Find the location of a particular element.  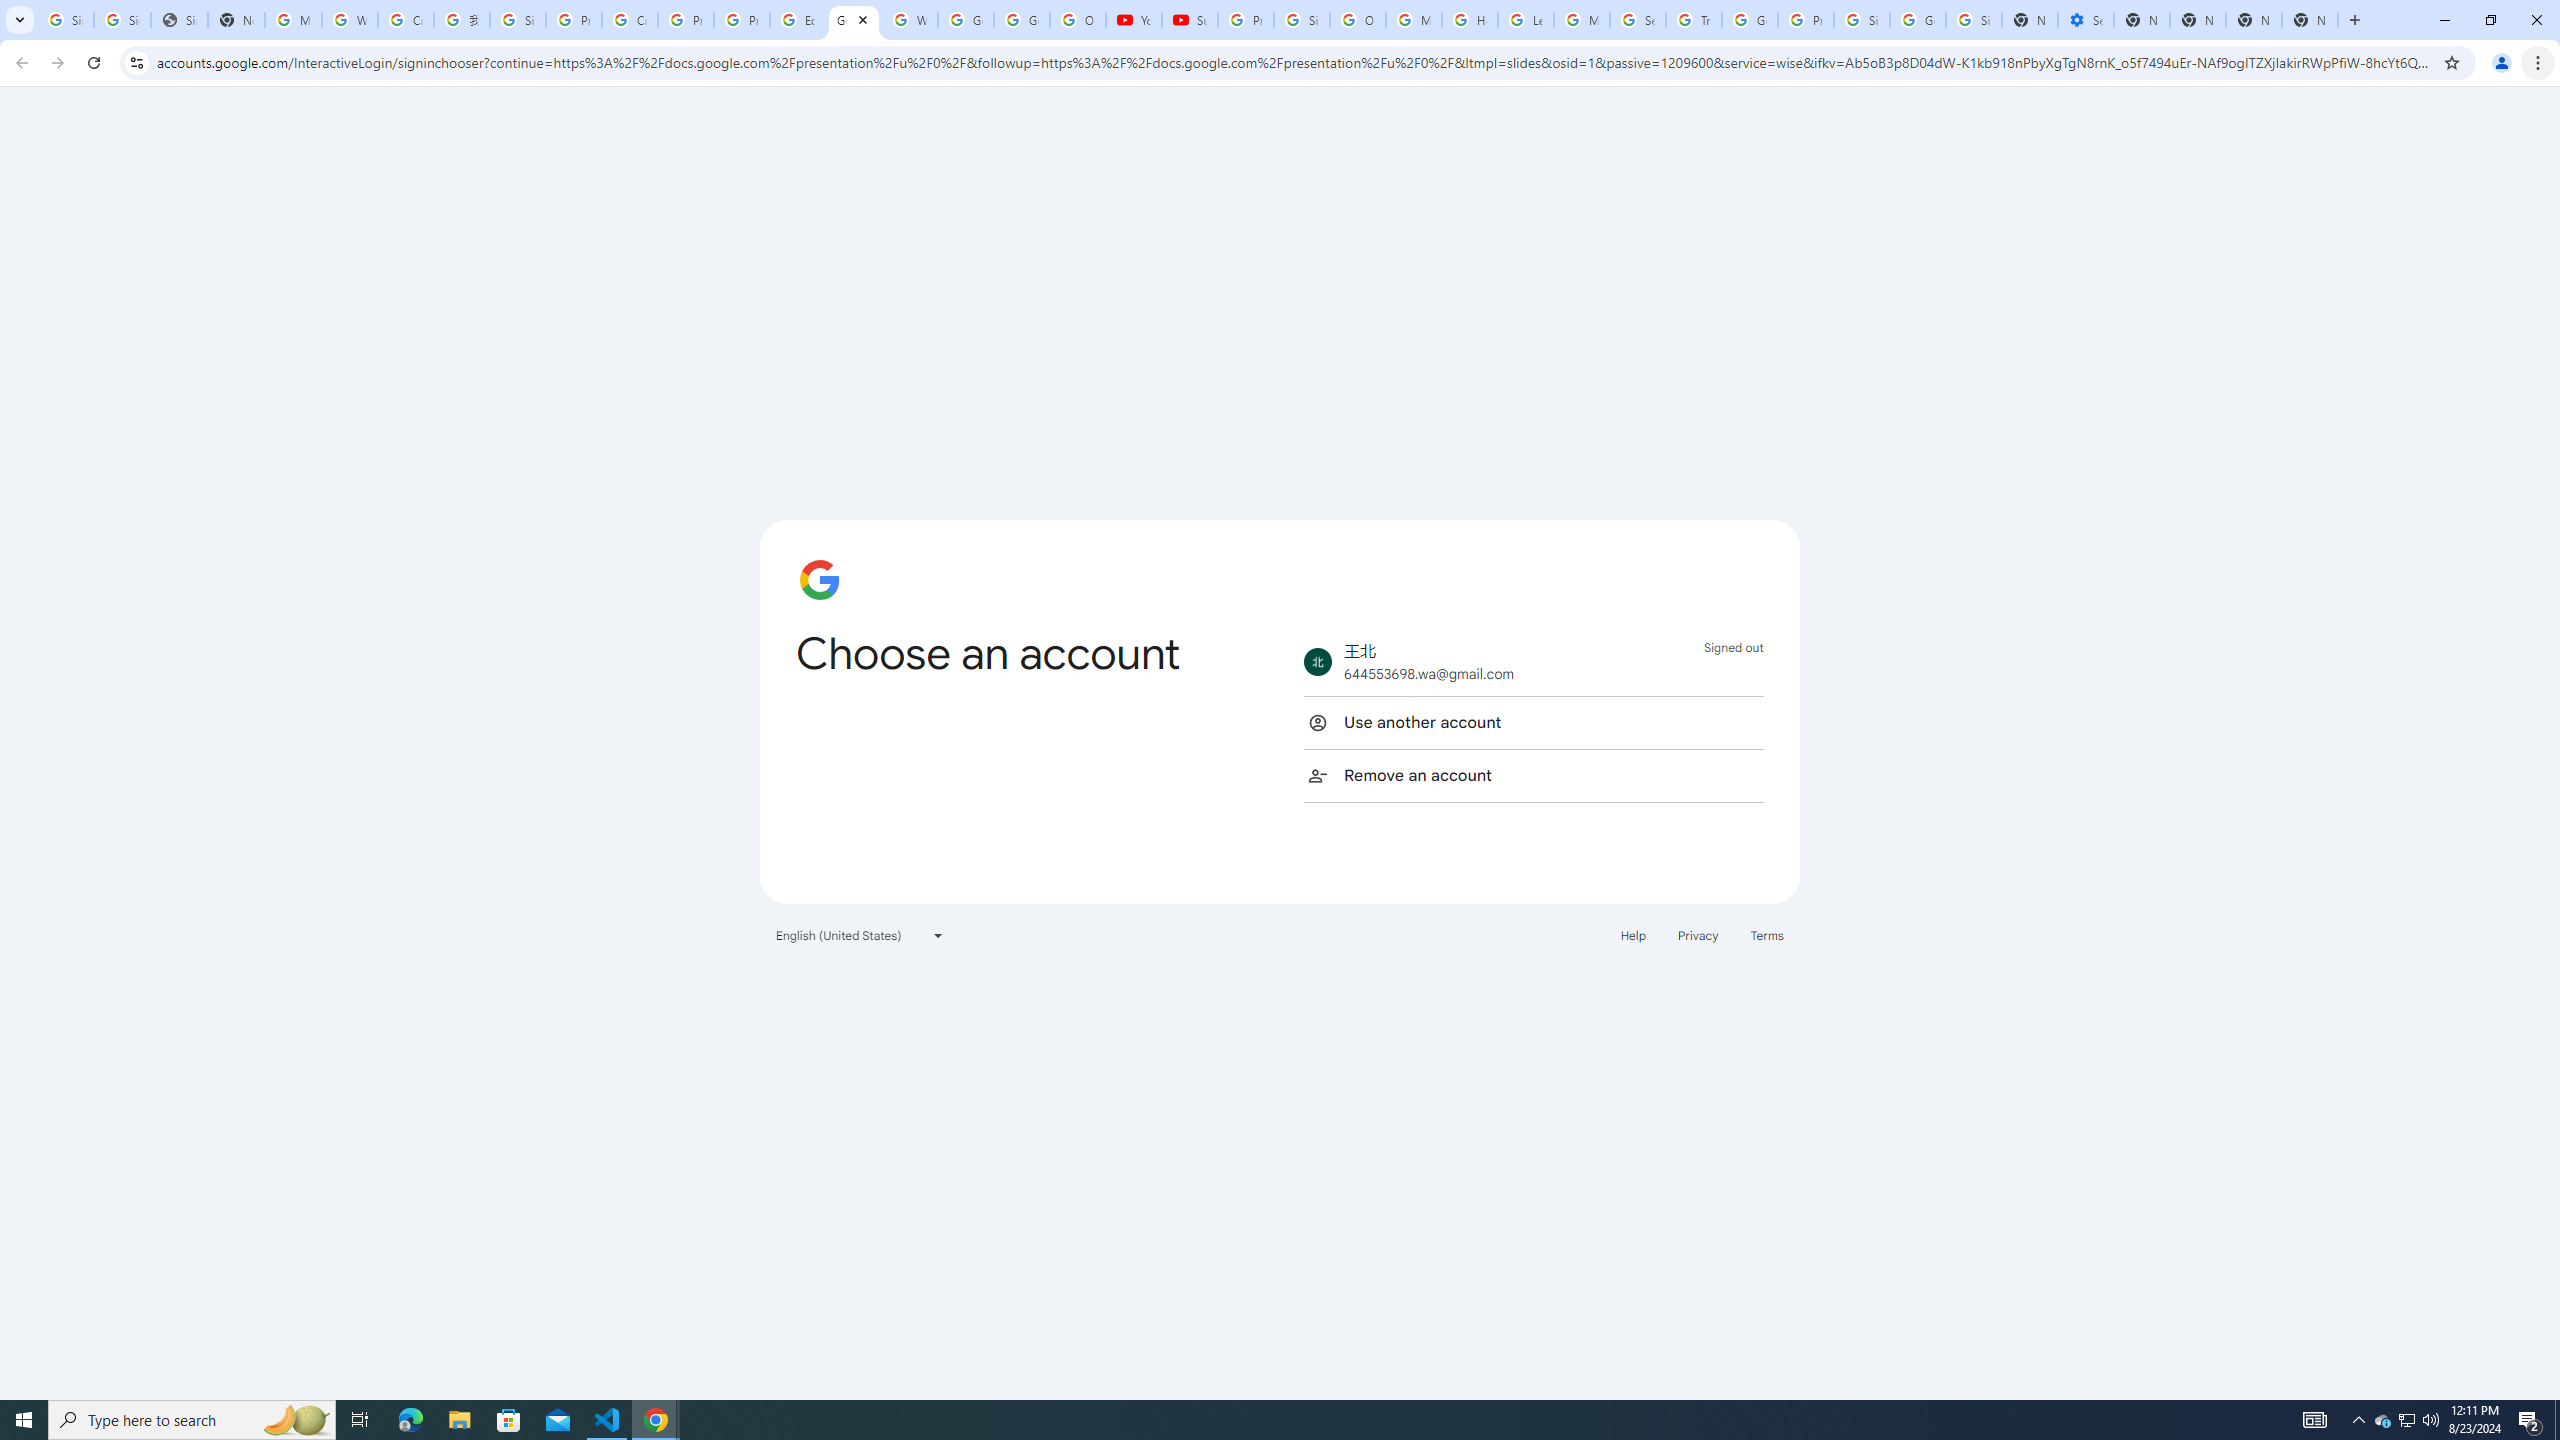

'Edit and view right-to-left text - Google Docs Editors Help' is located at coordinates (796, 19).